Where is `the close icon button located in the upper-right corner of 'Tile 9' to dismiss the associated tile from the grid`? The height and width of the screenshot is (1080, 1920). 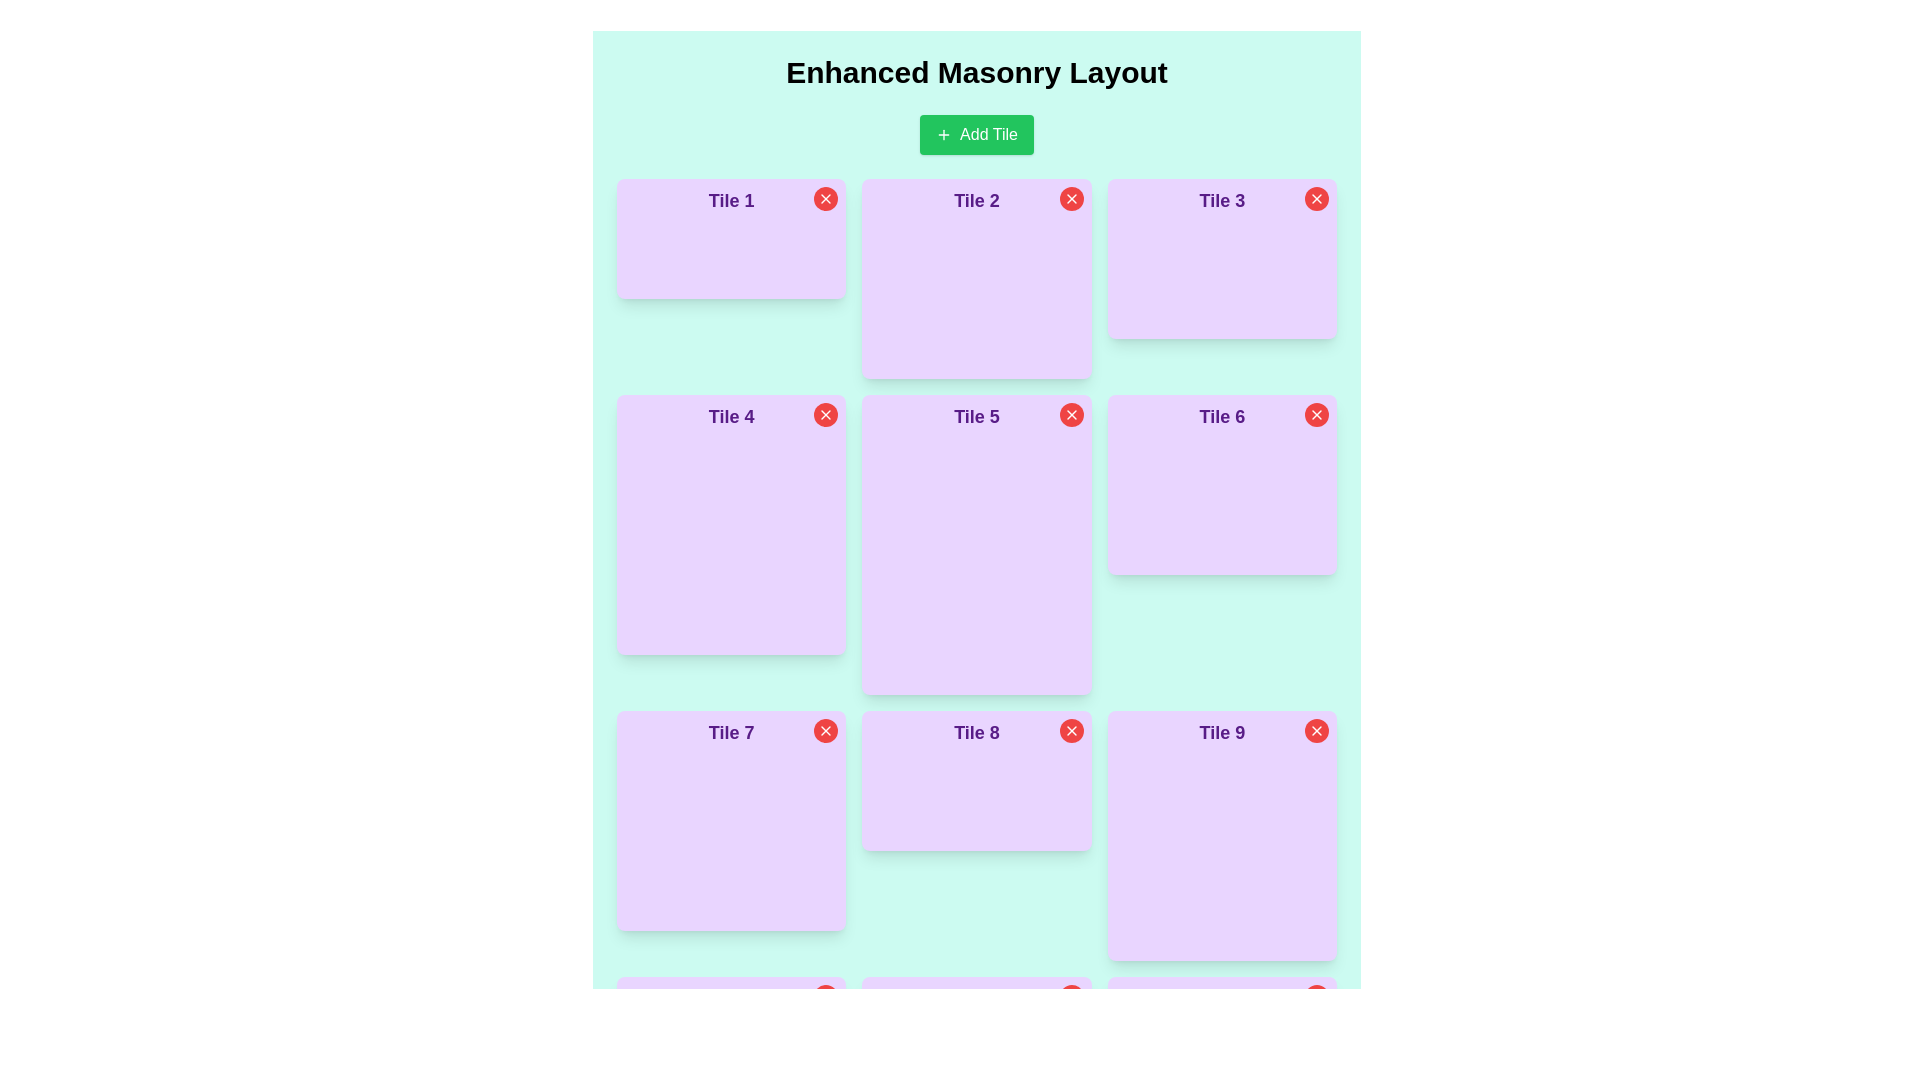 the close icon button located in the upper-right corner of 'Tile 9' to dismiss the associated tile from the grid is located at coordinates (1316, 731).